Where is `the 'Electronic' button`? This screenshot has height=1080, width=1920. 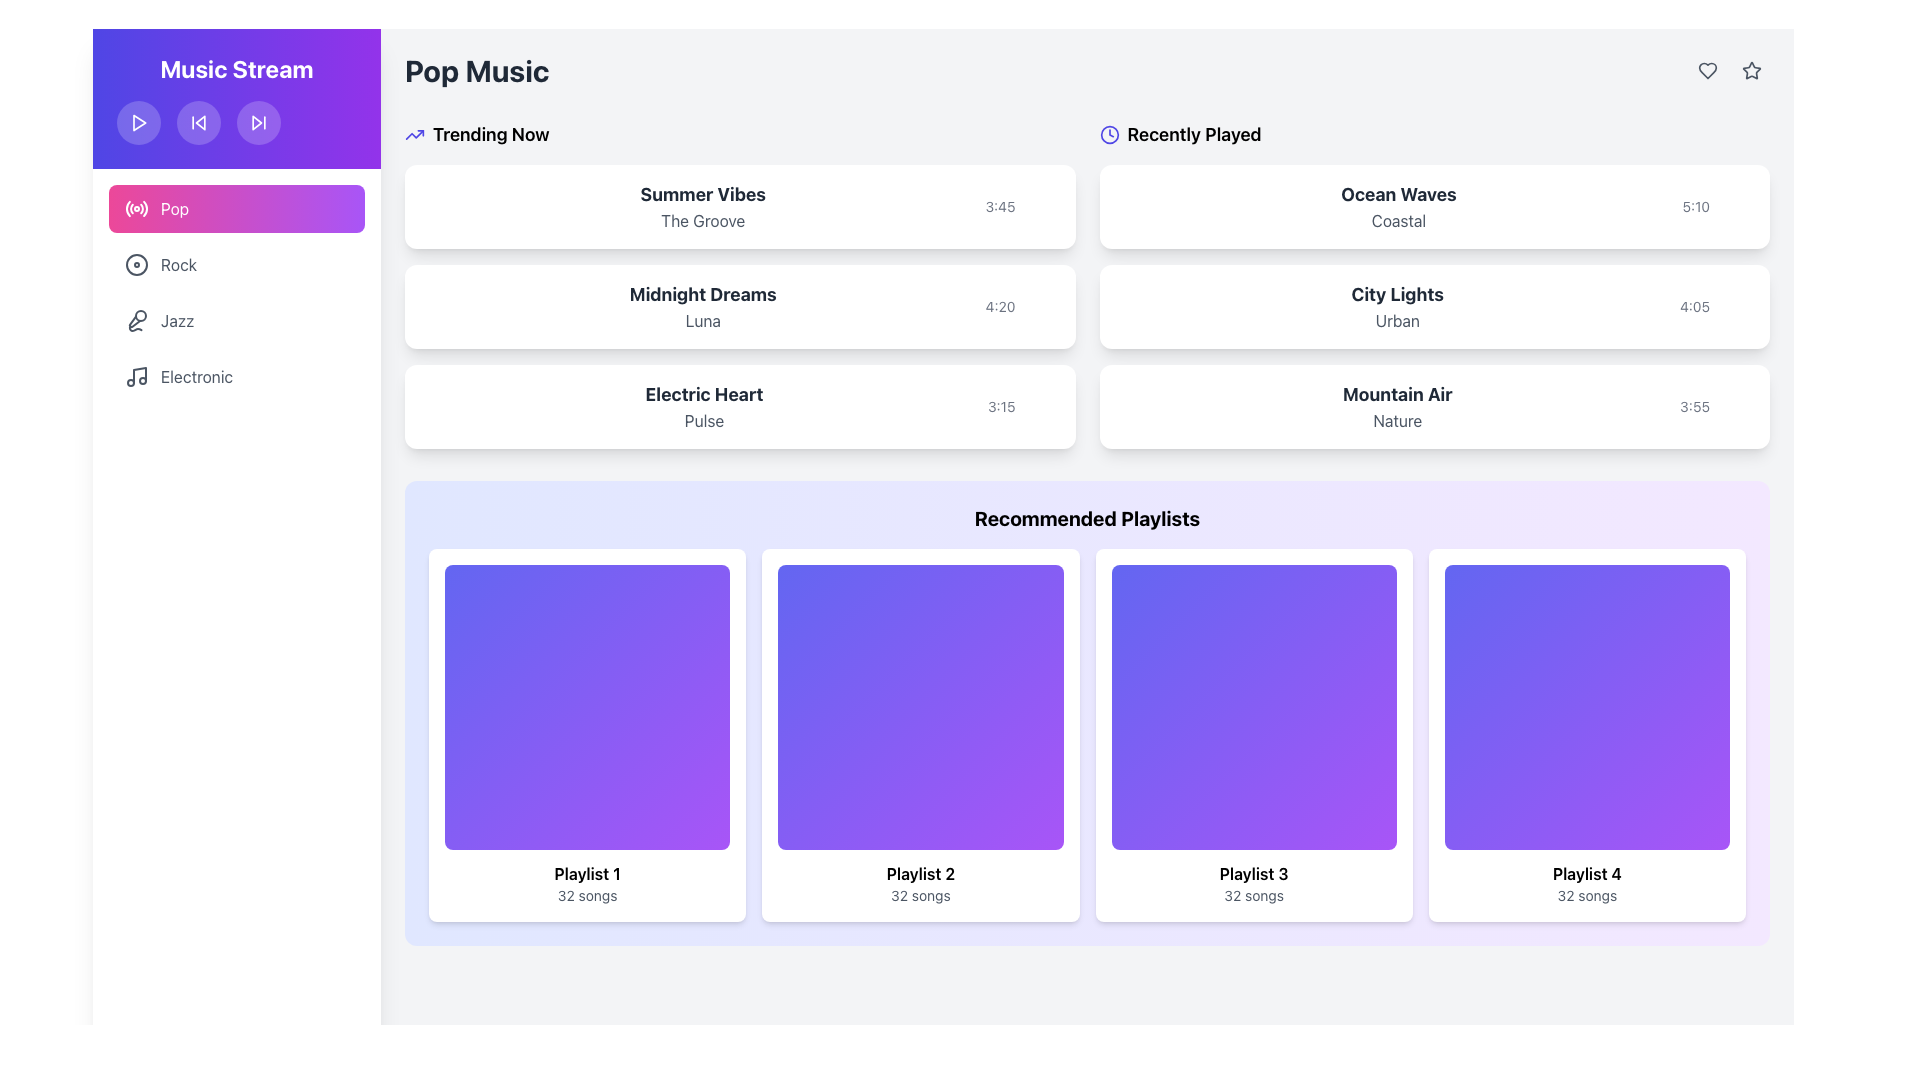 the 'Electronic' button is located at coordinates (236, 377).